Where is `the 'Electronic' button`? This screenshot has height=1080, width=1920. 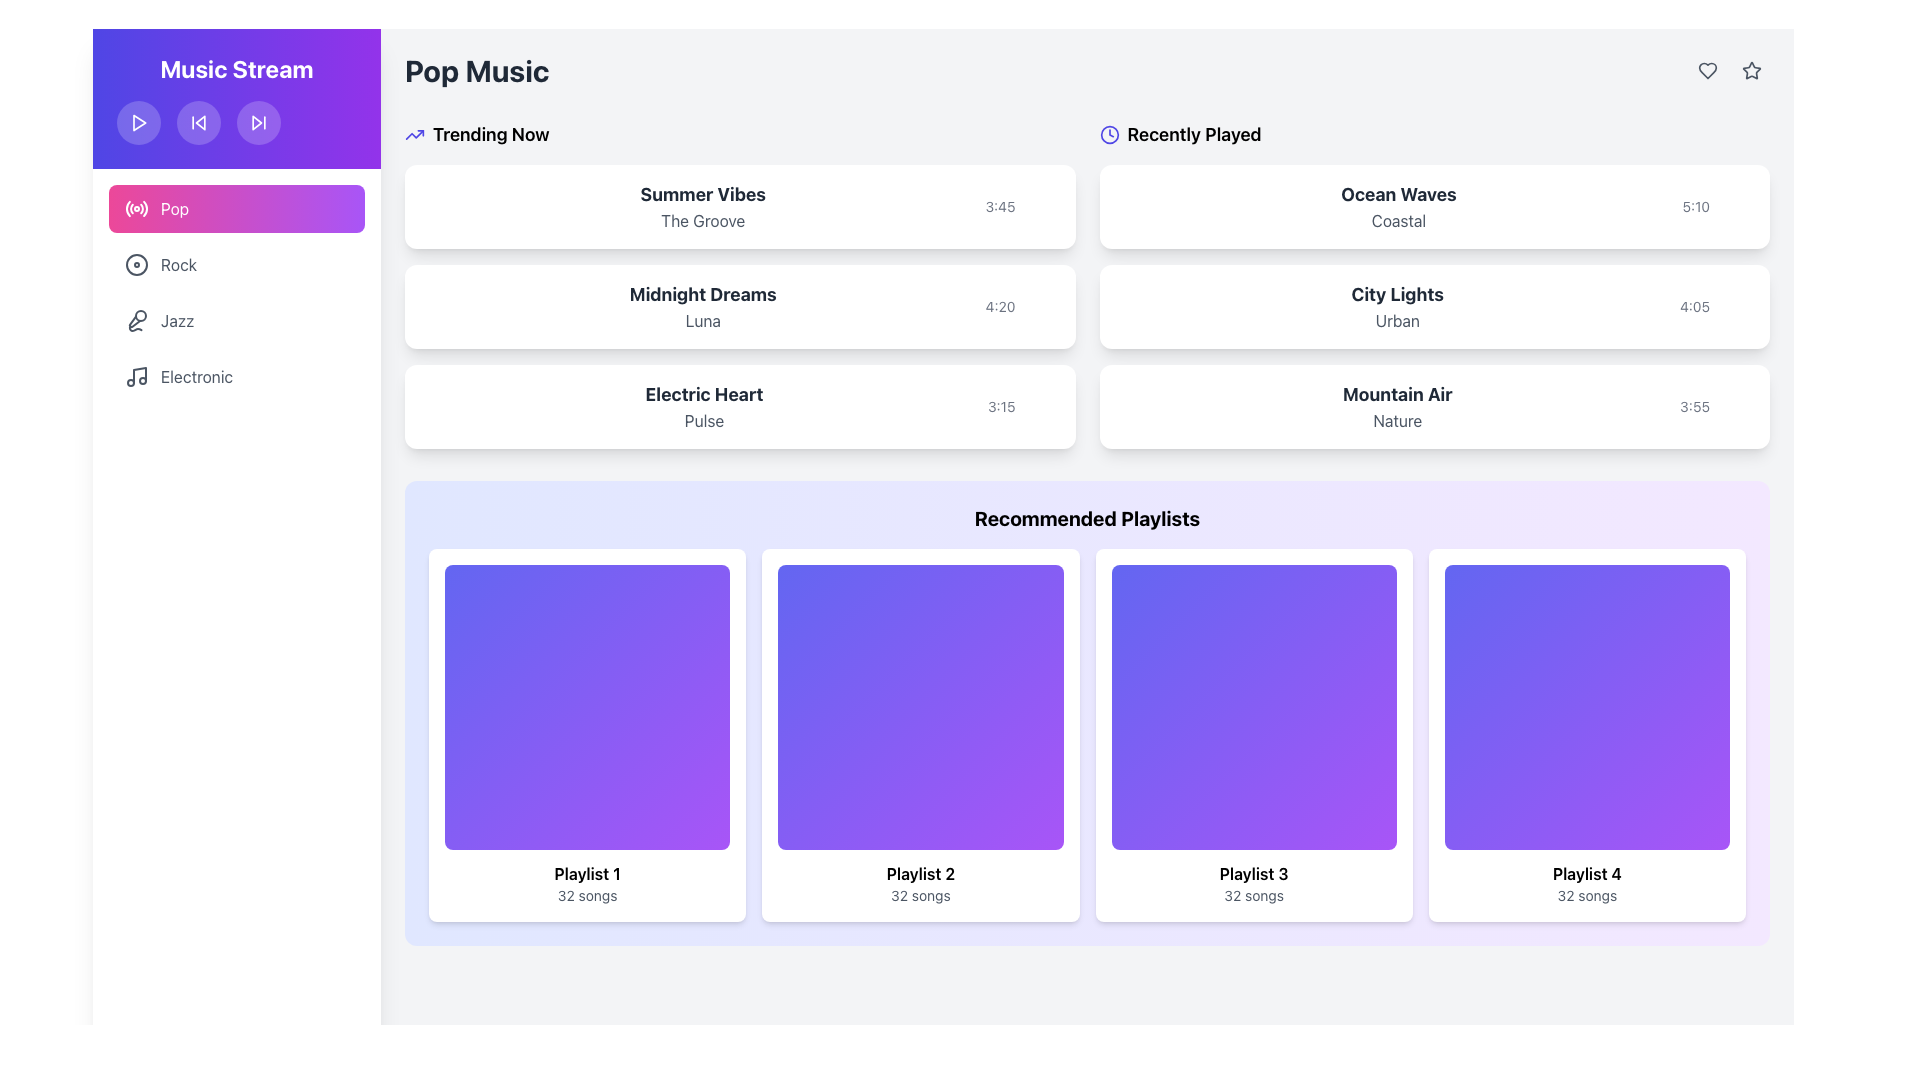 the 'Electronic' button is located at coordinates (236, 377).